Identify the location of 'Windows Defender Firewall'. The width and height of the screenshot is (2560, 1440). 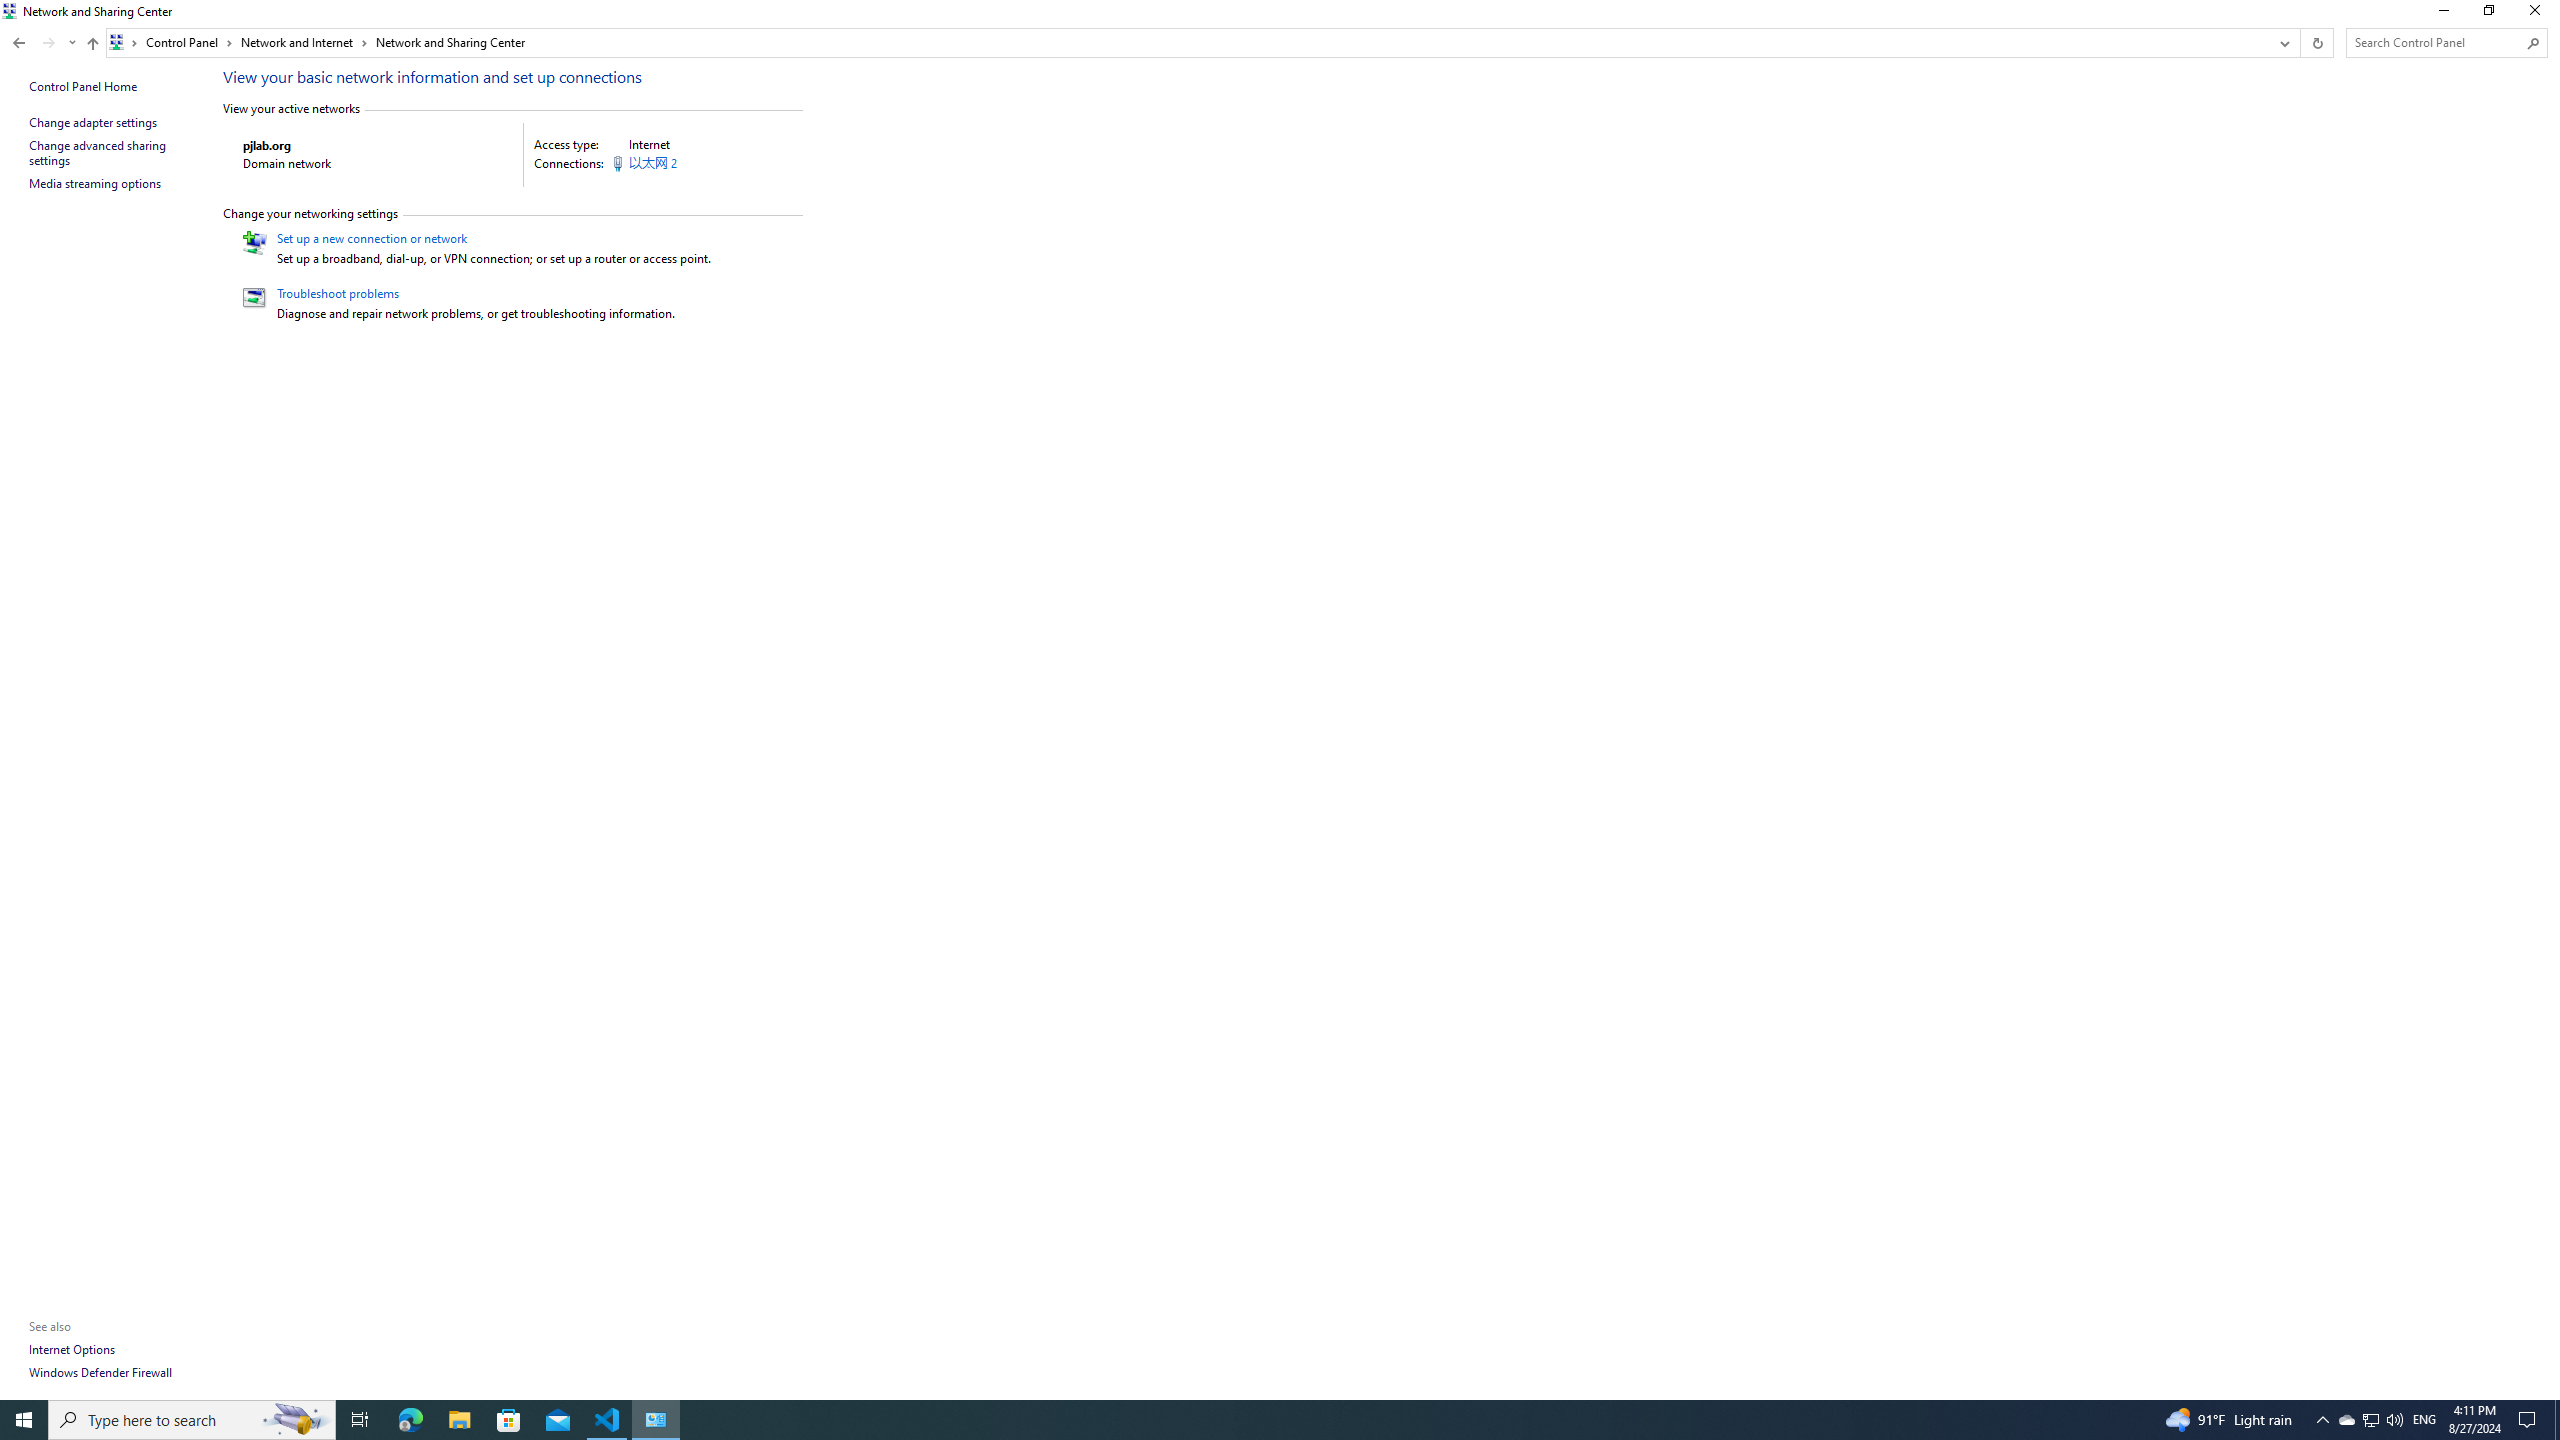
(101, 1371).